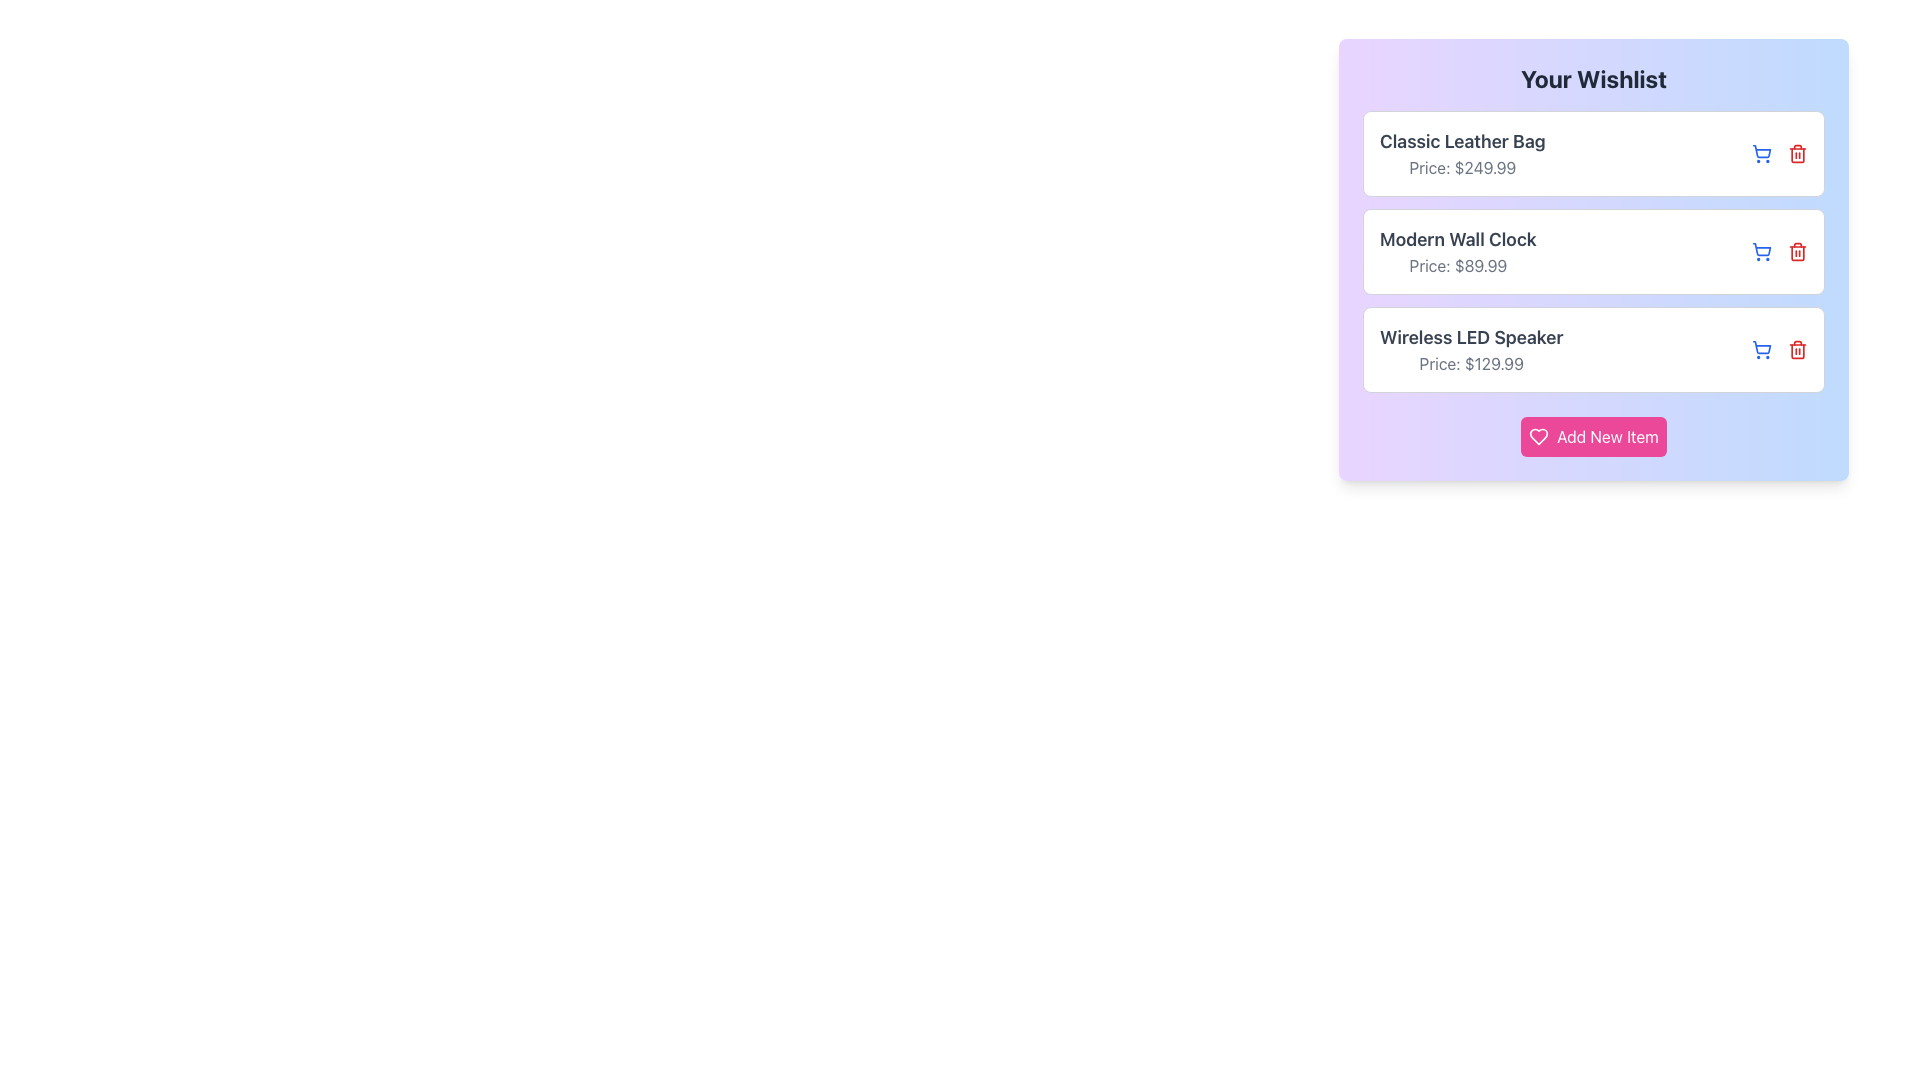 The height and width of the screenshot is (1080, 1920). What do you see at coordinates (1592, 250) in the screenshot?
I see `the Product card in the wishlist, which displays a product listing with a title and price, located as the second item under 'Your Wishlist.'` at bounding box center [1592, 250].